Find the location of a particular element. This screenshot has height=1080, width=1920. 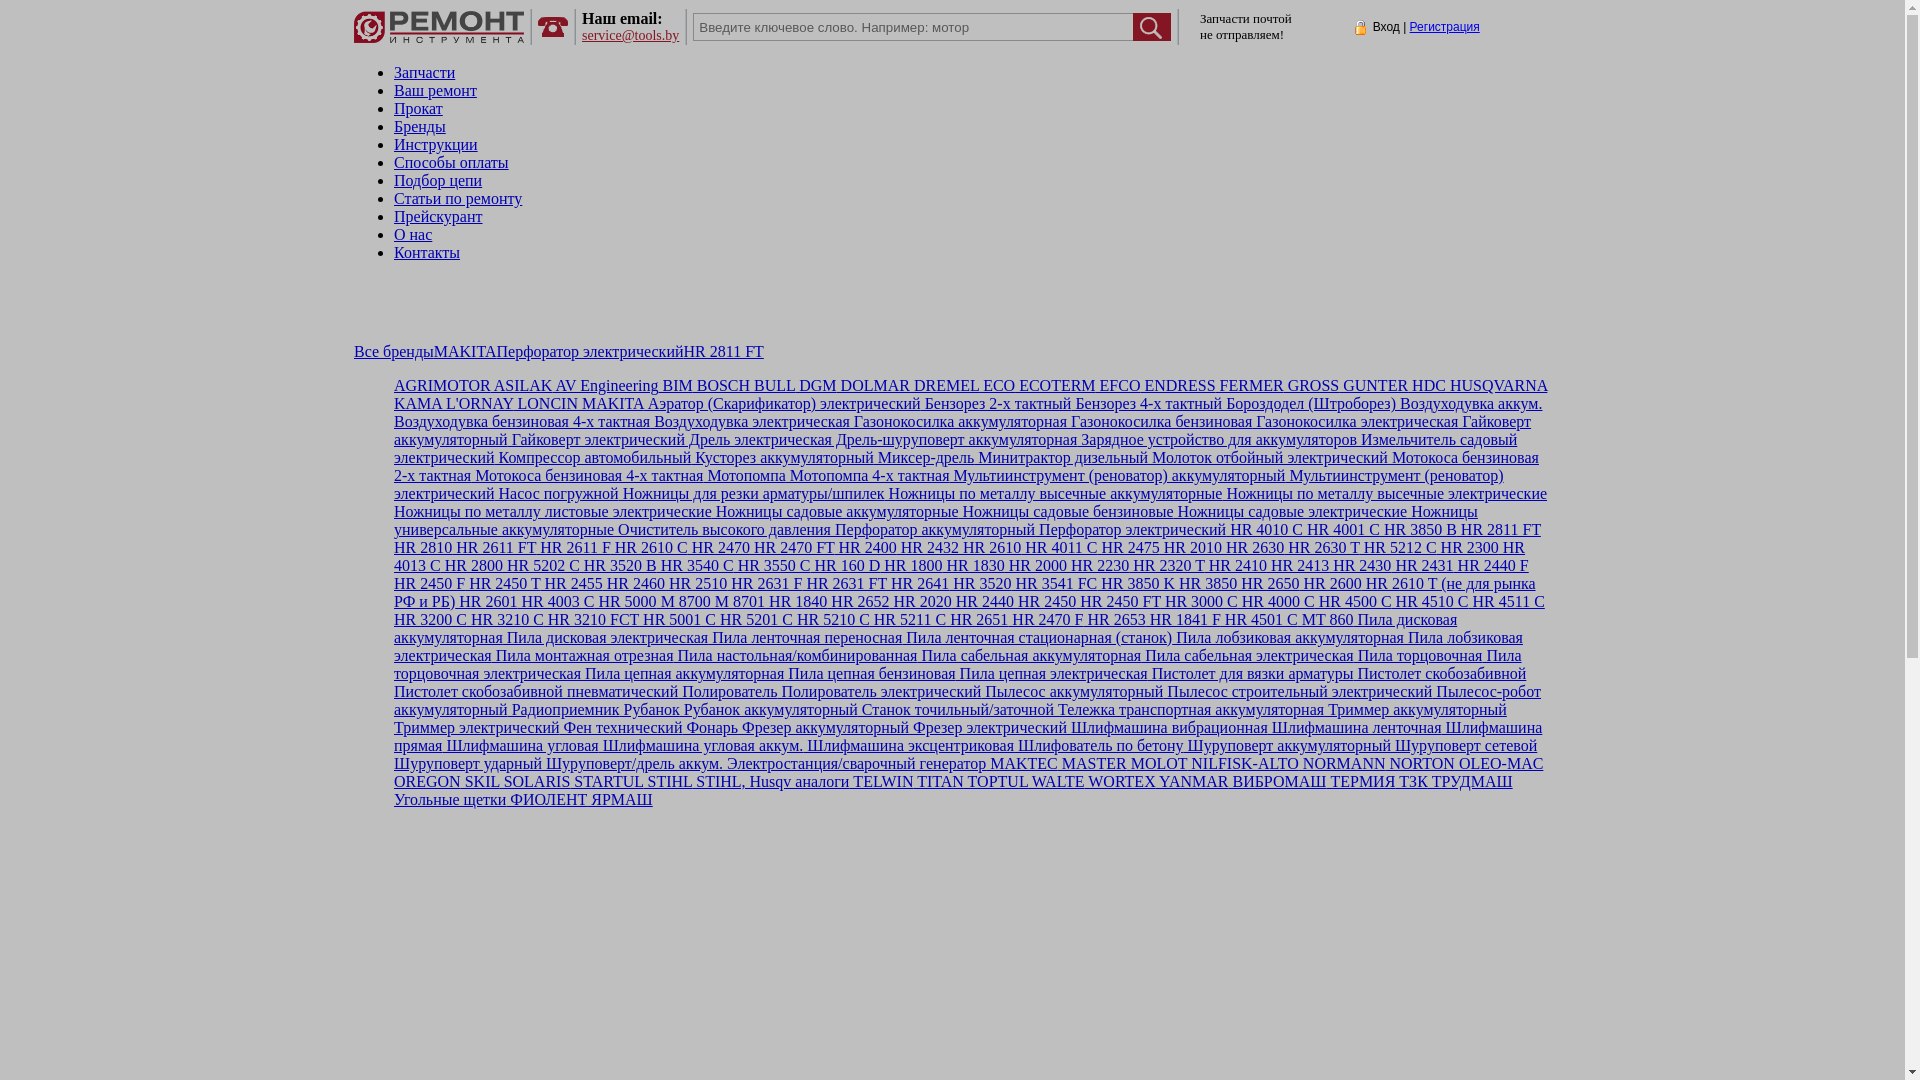

'HR 3210 FCT' is located at coordinates (590, 618).